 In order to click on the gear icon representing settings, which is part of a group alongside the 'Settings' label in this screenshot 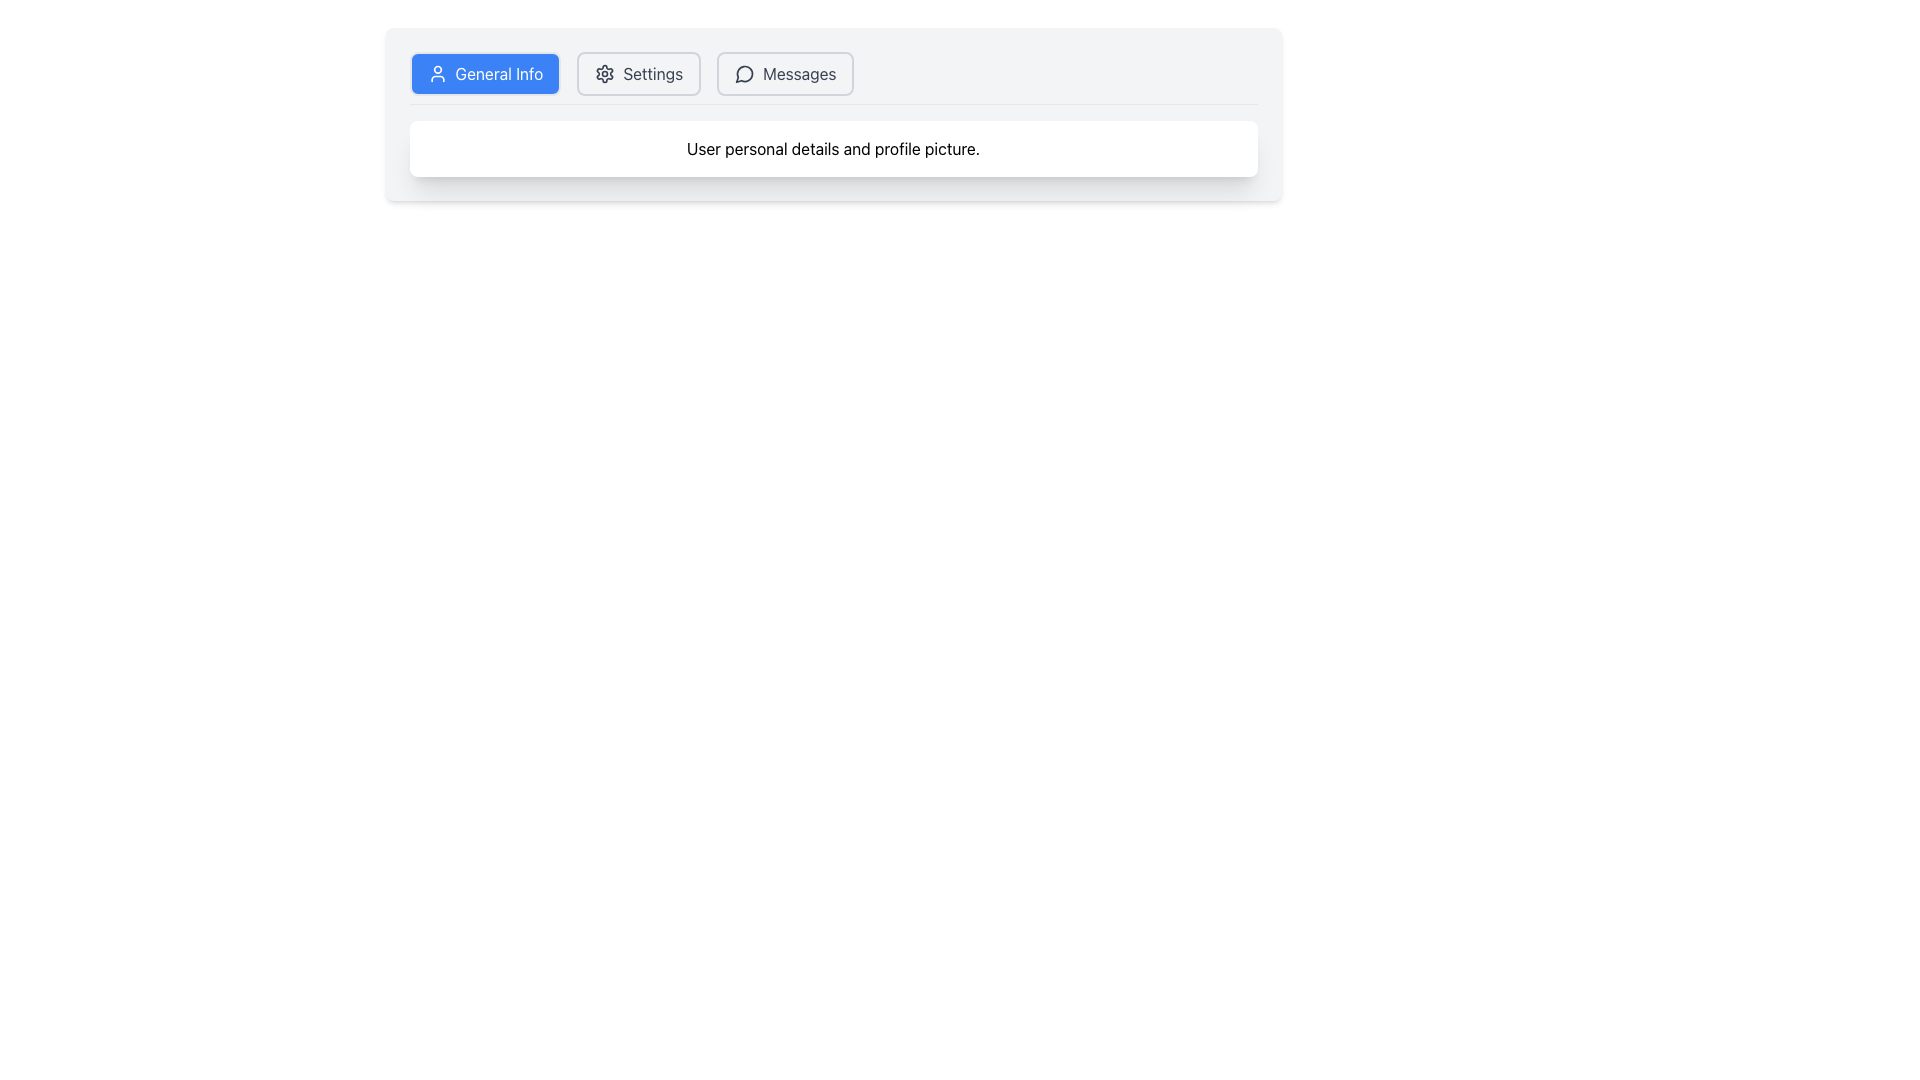, I will do `click(604, 72)`.